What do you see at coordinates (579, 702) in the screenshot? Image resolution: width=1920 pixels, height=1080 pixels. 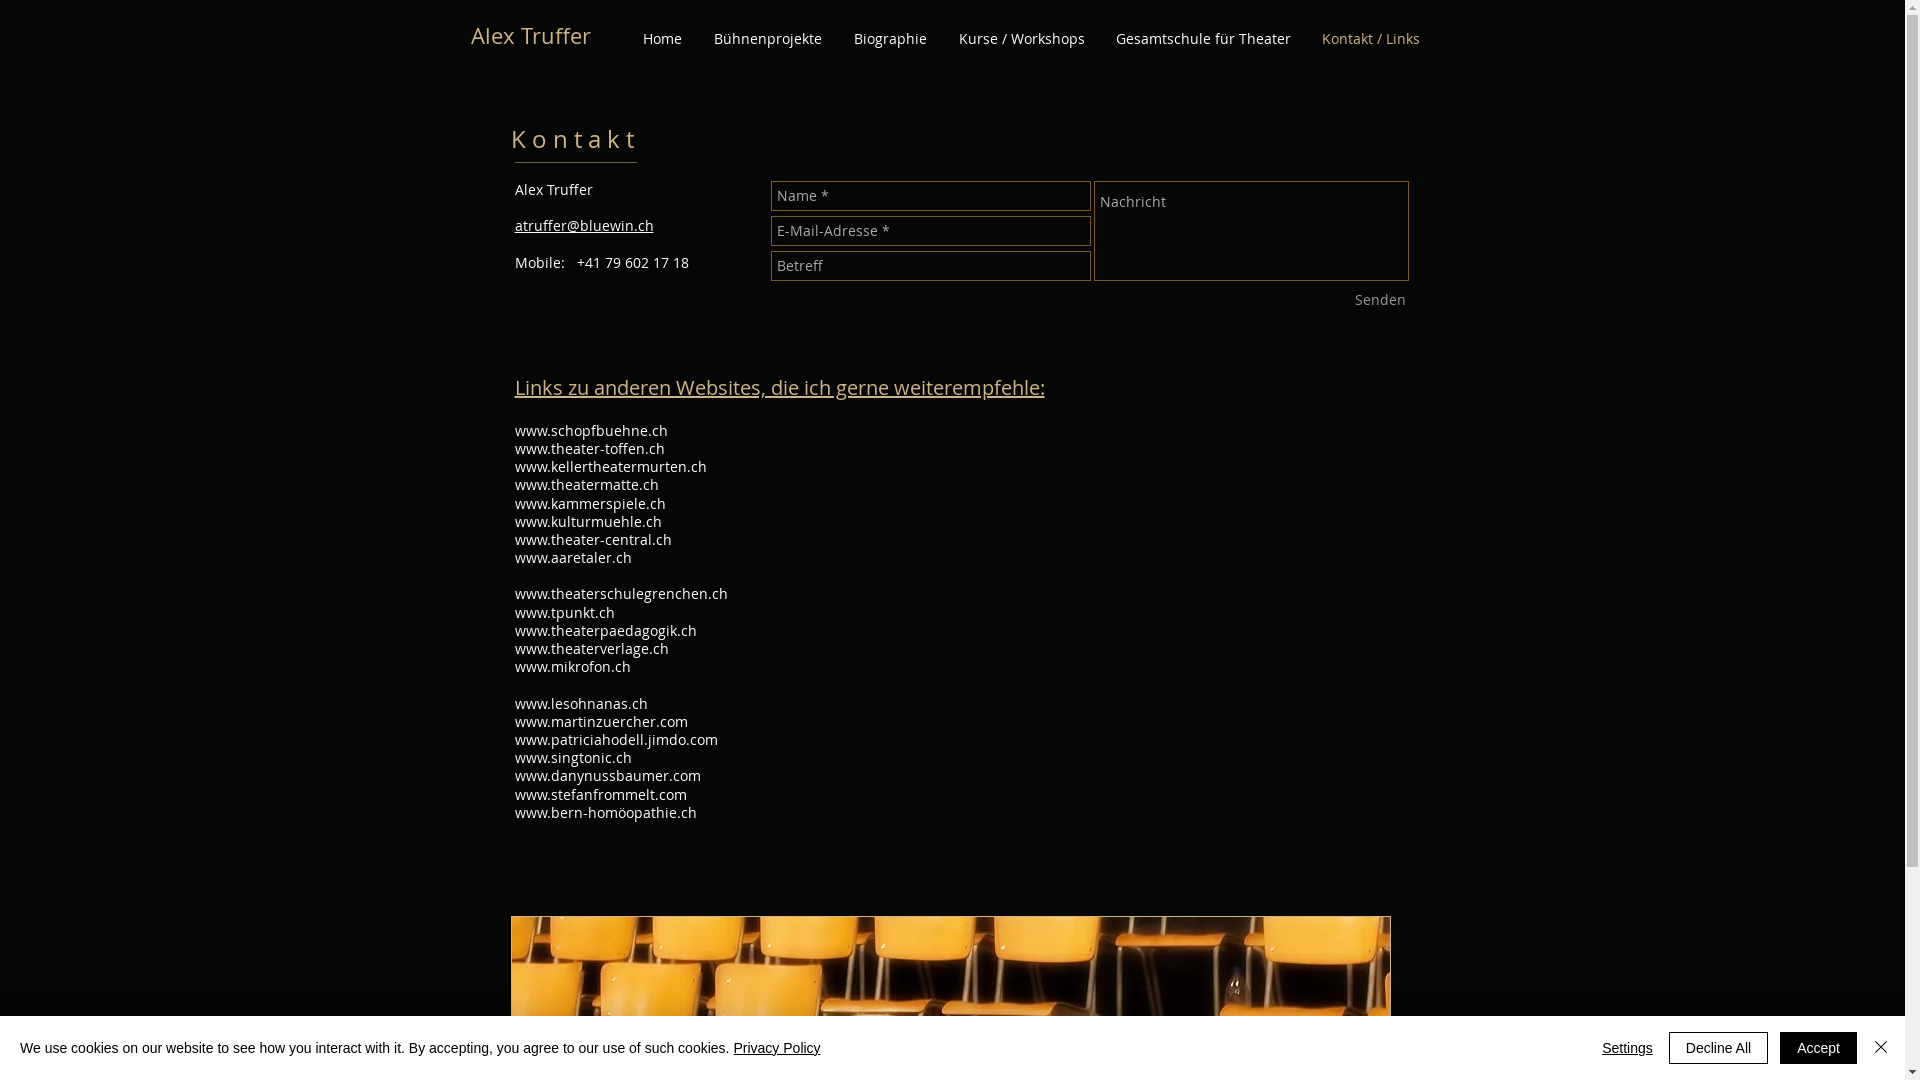 I see `'www.lesohnanas.ch'` at bounding box center [579, 702].